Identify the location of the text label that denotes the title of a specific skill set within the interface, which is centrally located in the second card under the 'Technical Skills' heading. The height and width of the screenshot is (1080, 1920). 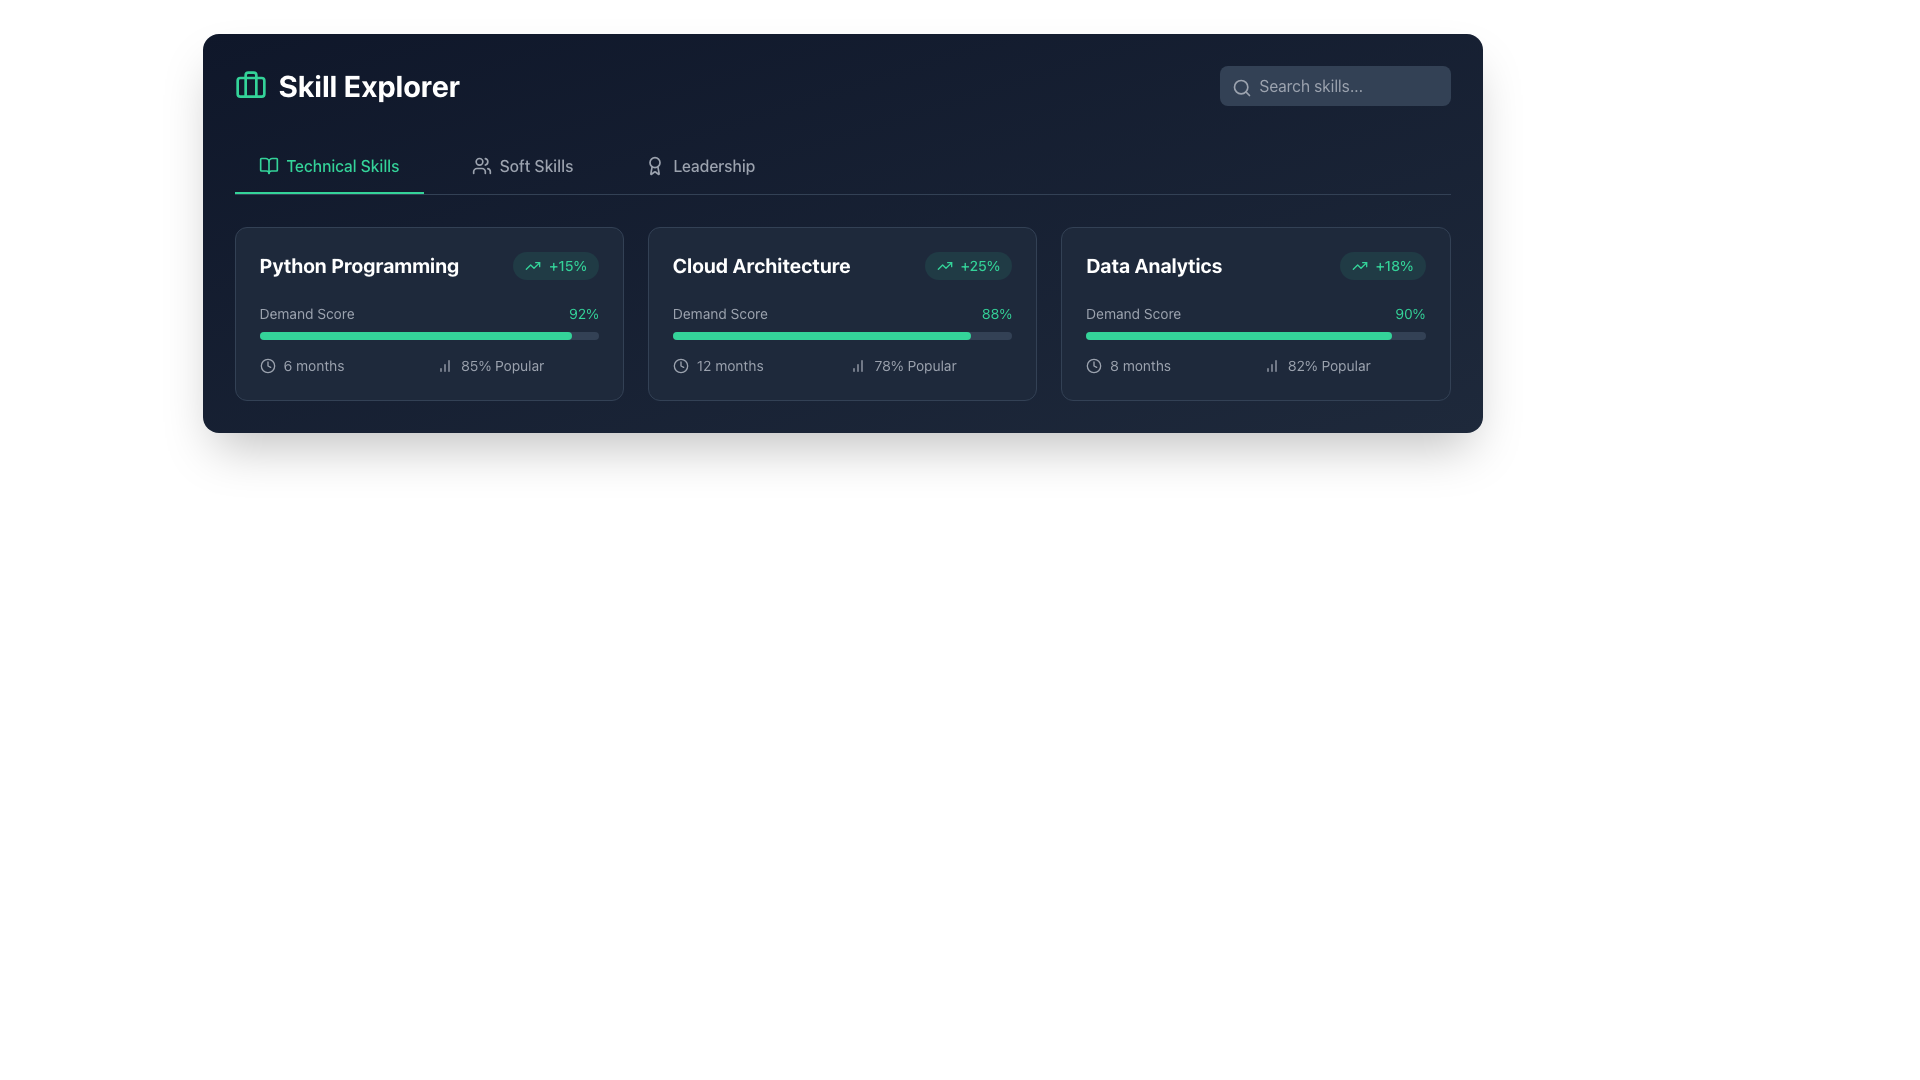
(760, 265).